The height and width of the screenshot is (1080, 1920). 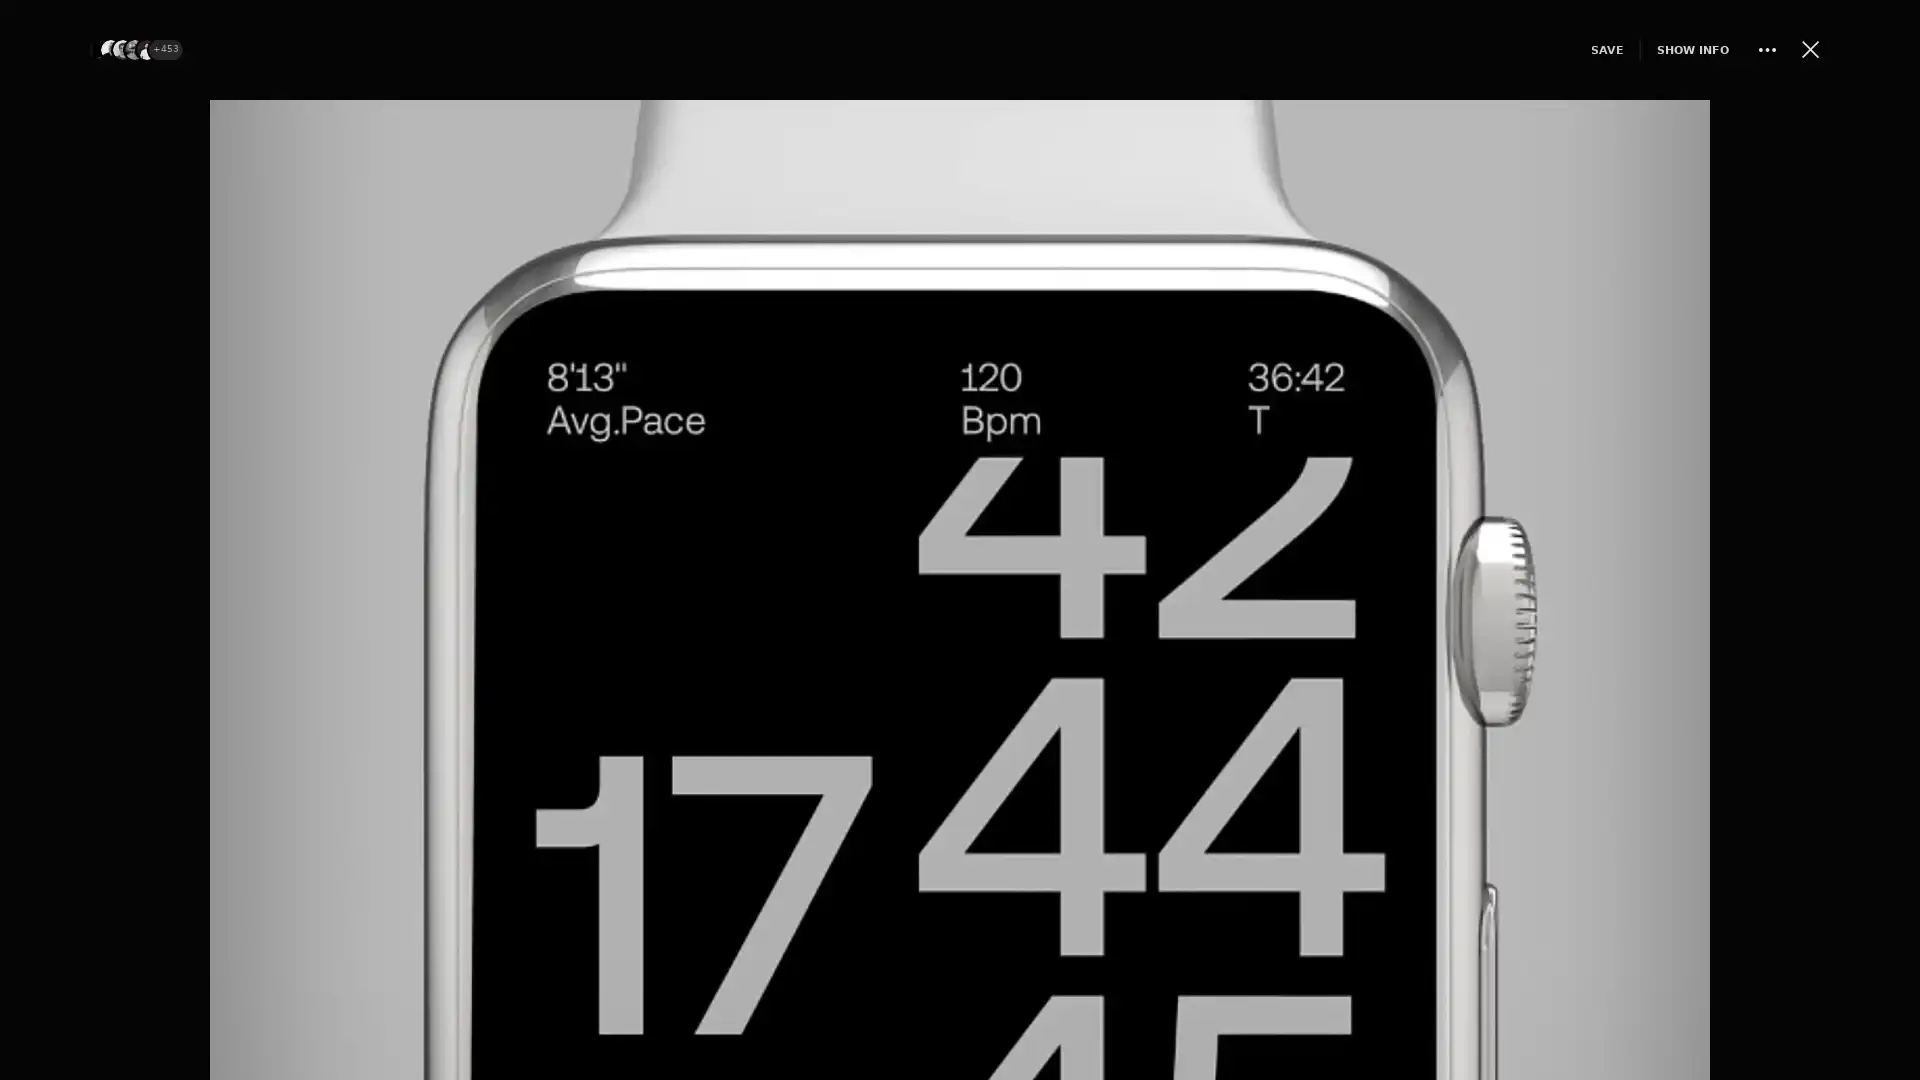 I want to click on SHOW INFO, so click(x=1680, y=48).